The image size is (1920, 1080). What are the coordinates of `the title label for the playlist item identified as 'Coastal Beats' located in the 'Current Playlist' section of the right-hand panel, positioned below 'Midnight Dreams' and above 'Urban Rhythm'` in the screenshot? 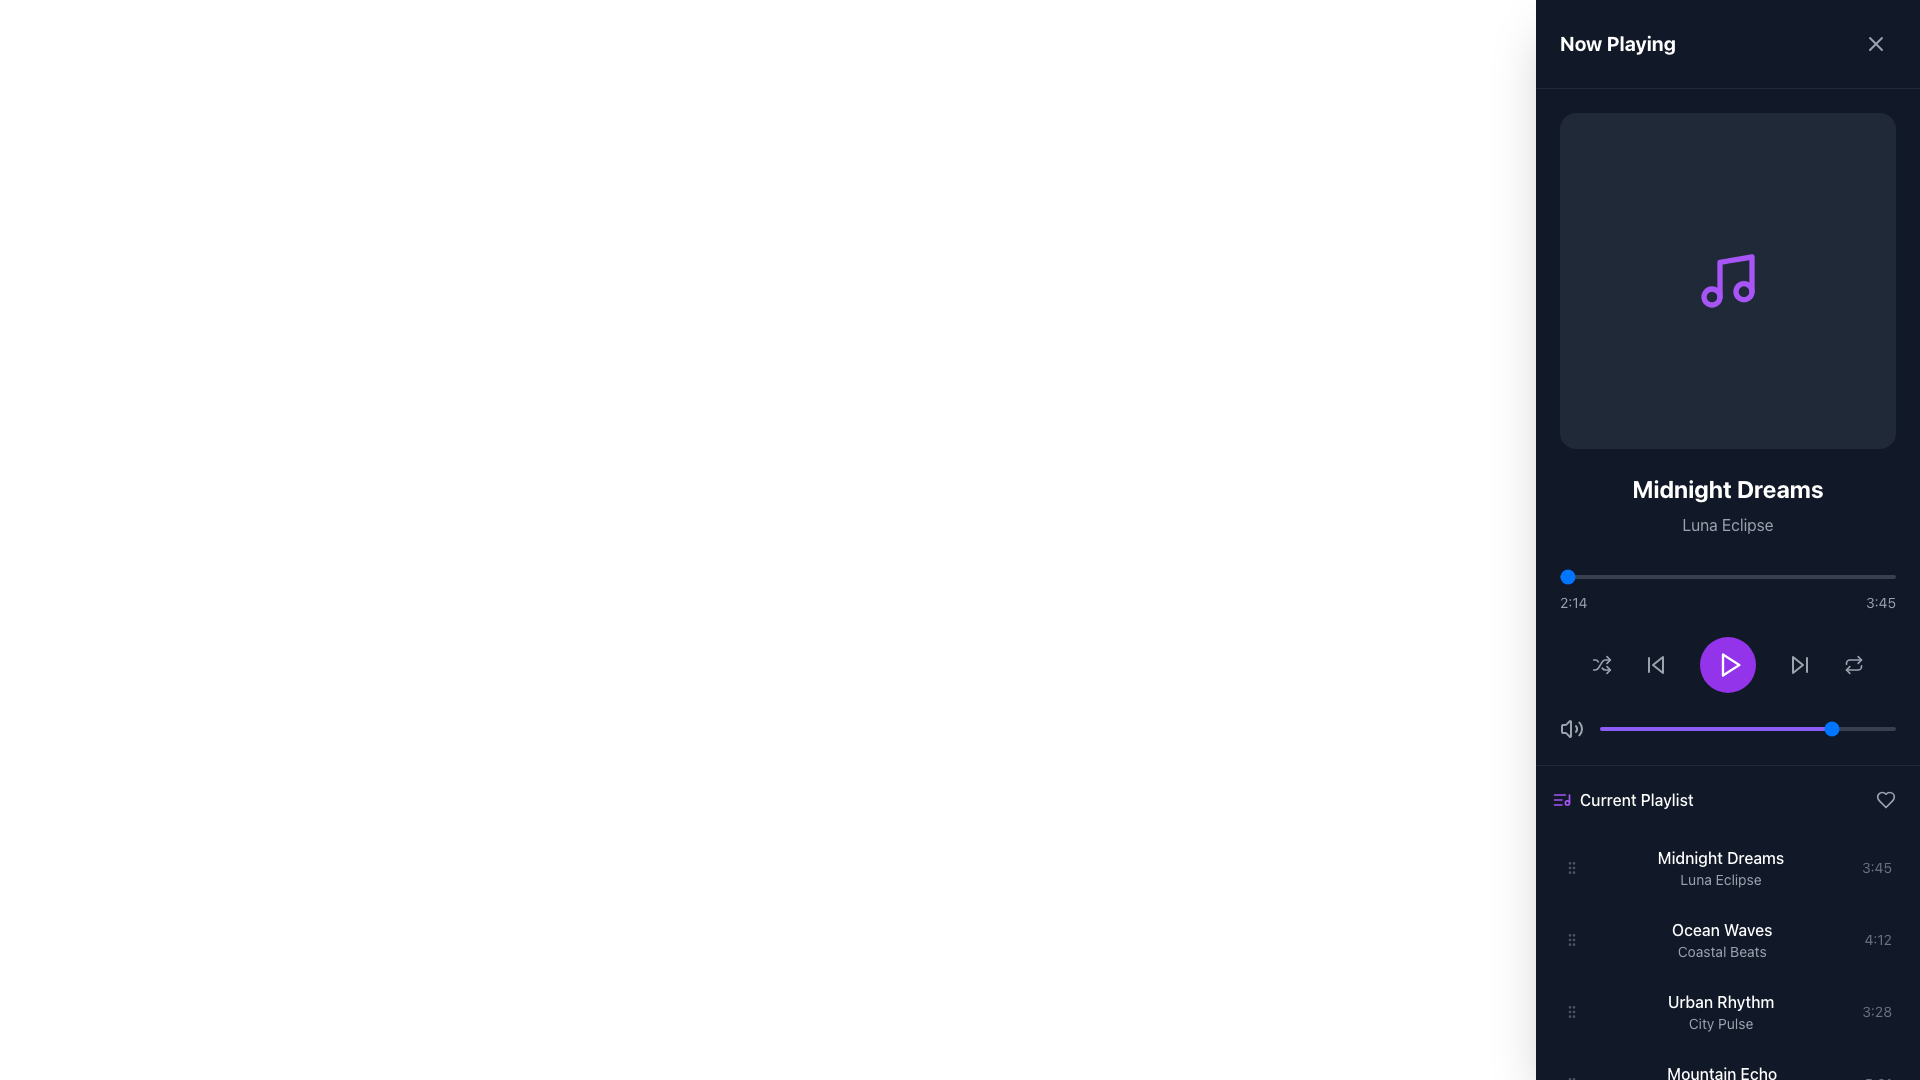 It's located at (1721, 929).